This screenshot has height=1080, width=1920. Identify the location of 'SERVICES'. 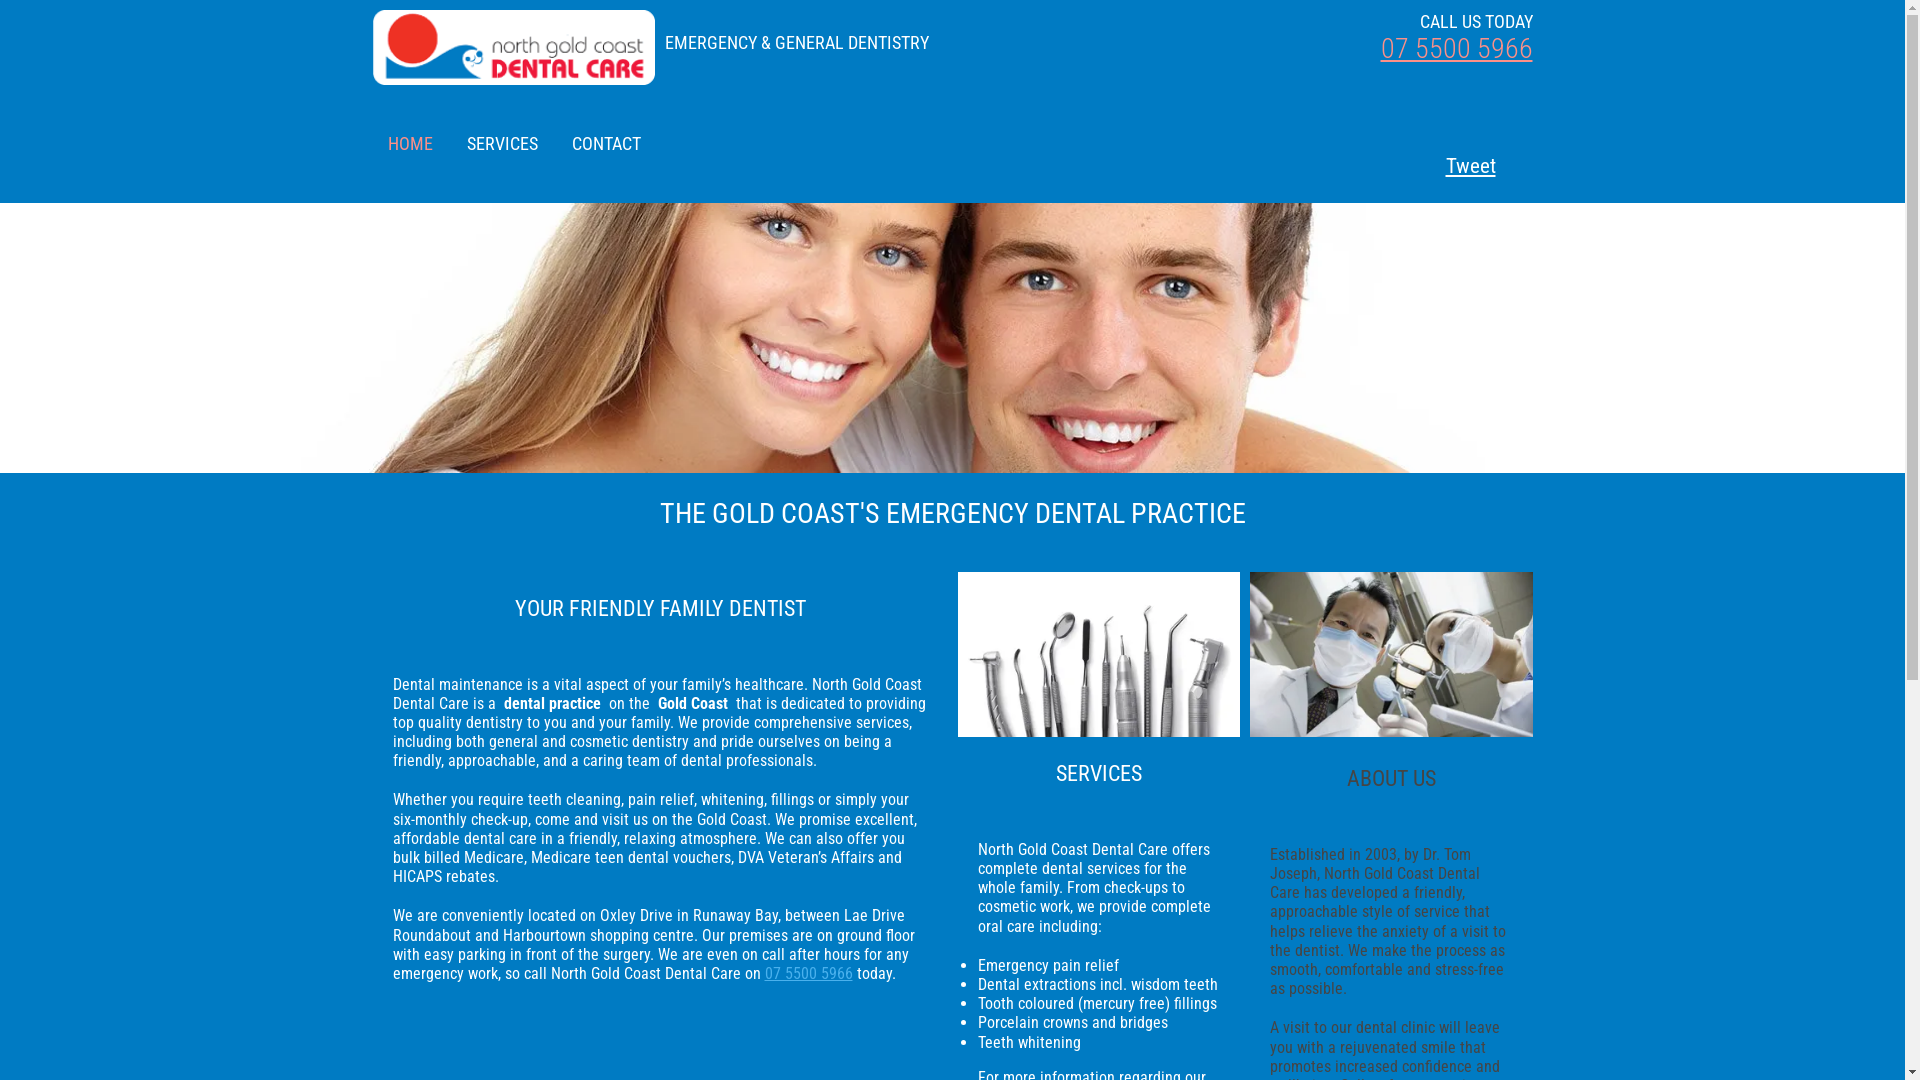
(501, 142).